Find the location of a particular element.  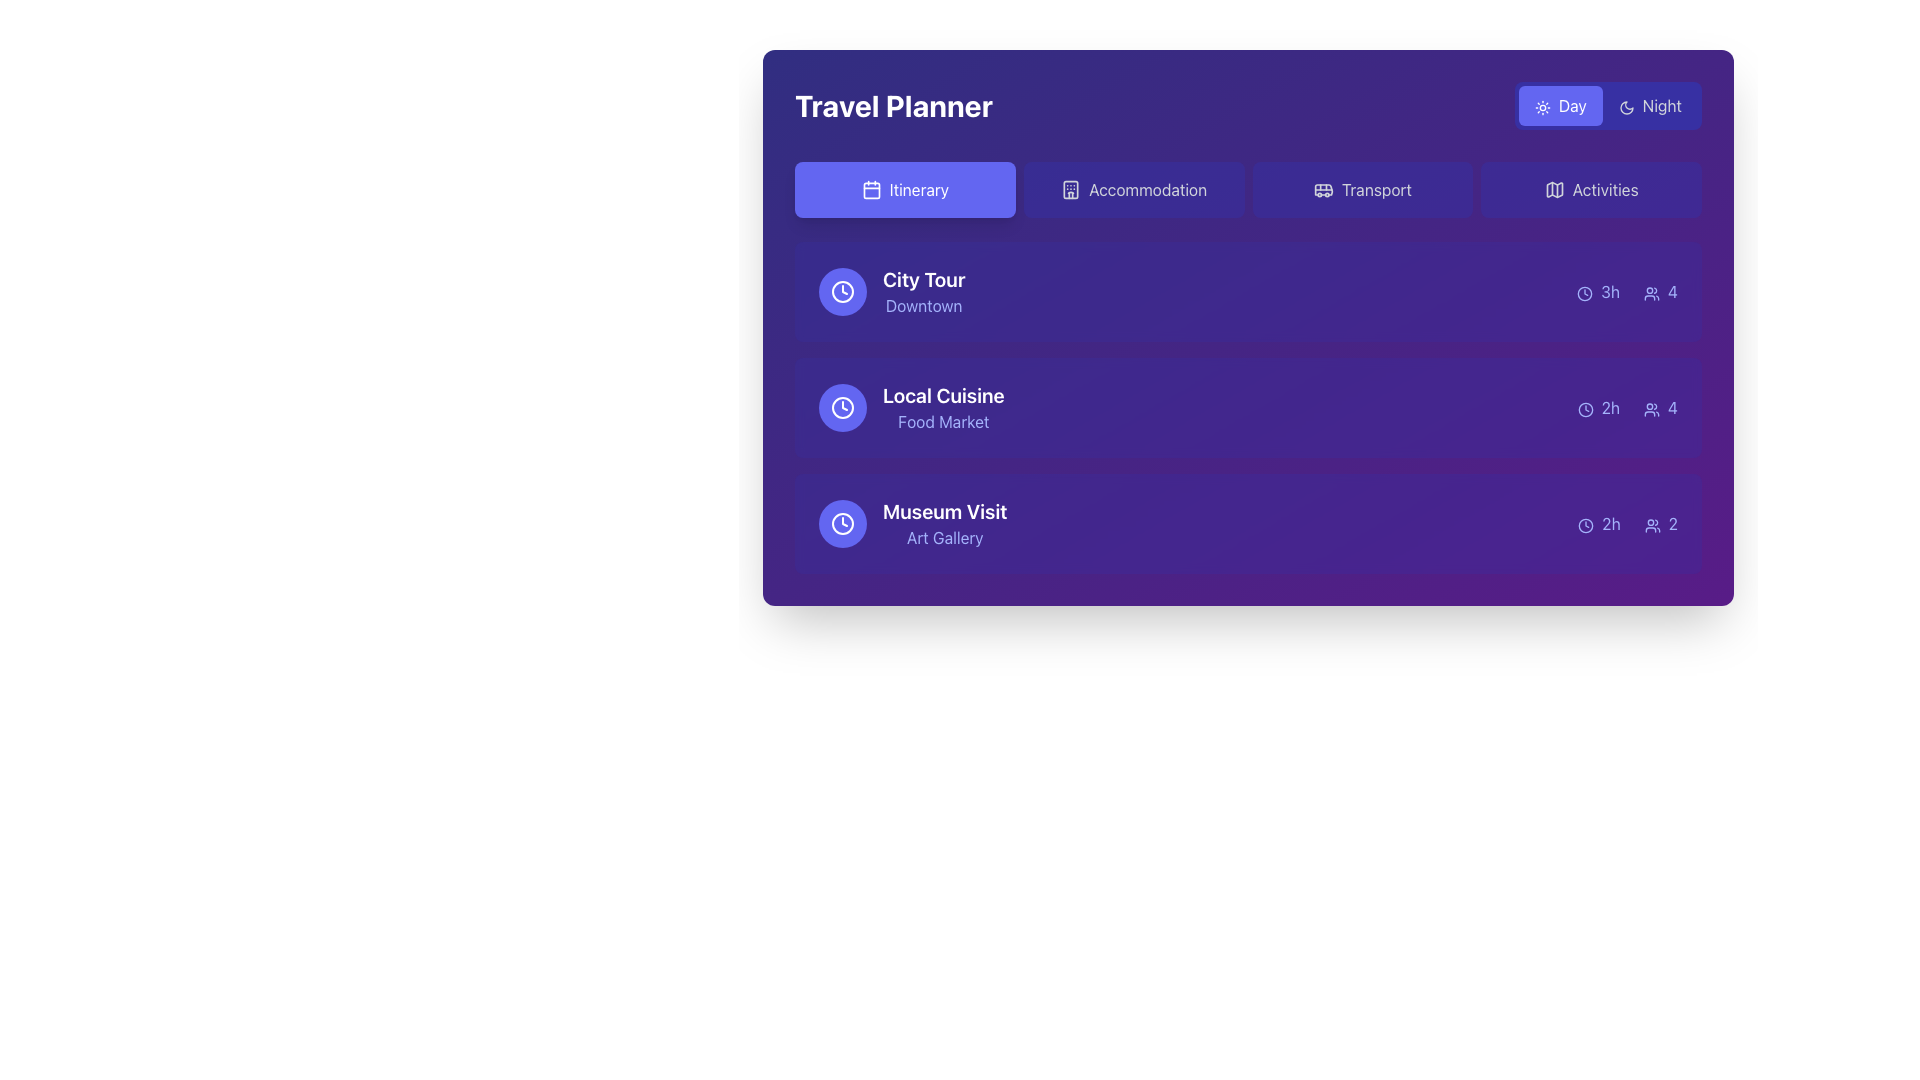

the 'Museum Visit' text label which is styled in bold white color on a dark purple background, serving as the primary title within the travel plan card is located at coordinates (944, 511).